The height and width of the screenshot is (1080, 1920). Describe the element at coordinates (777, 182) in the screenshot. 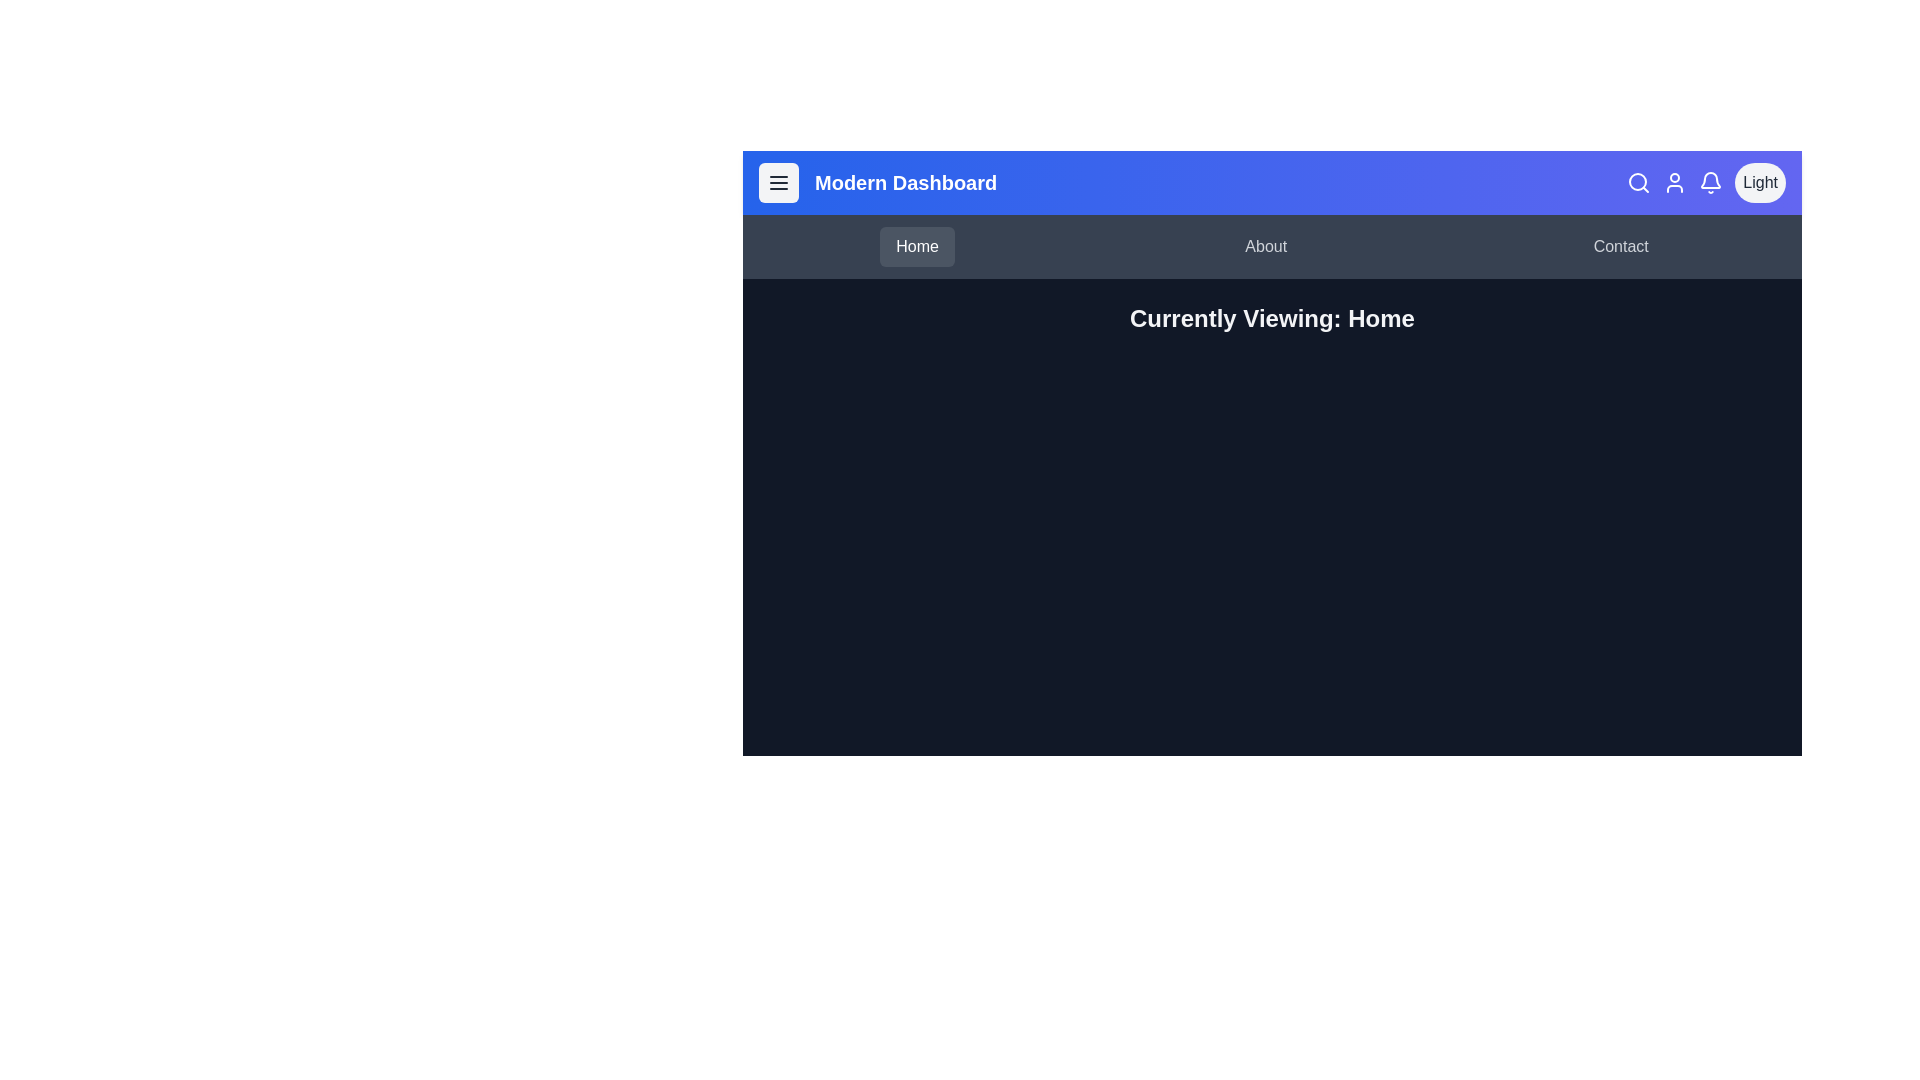

I see `the menu button to toggle the sidebar` at that location.